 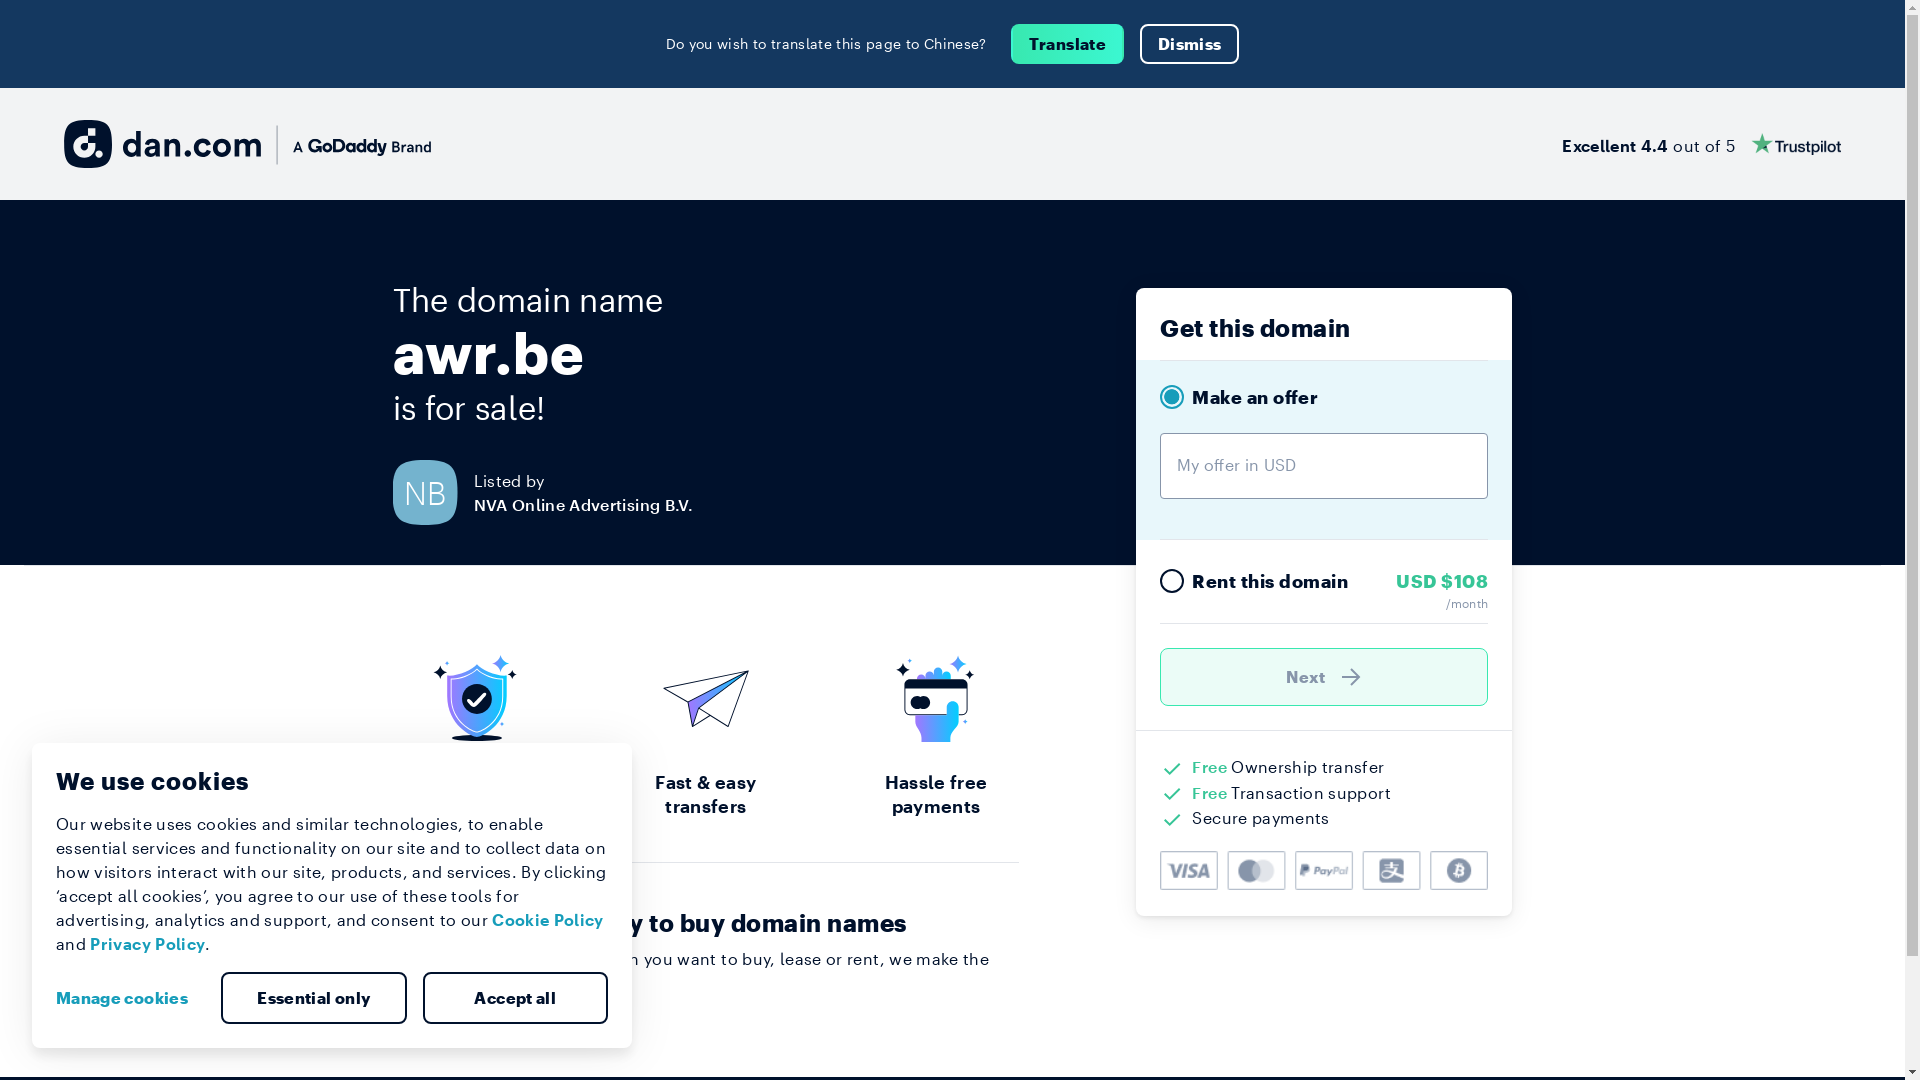 What do you see at coordinates (1189, 43) in the screenshot?
I see `'Dismiss'` at bounding box center [1189, 43].